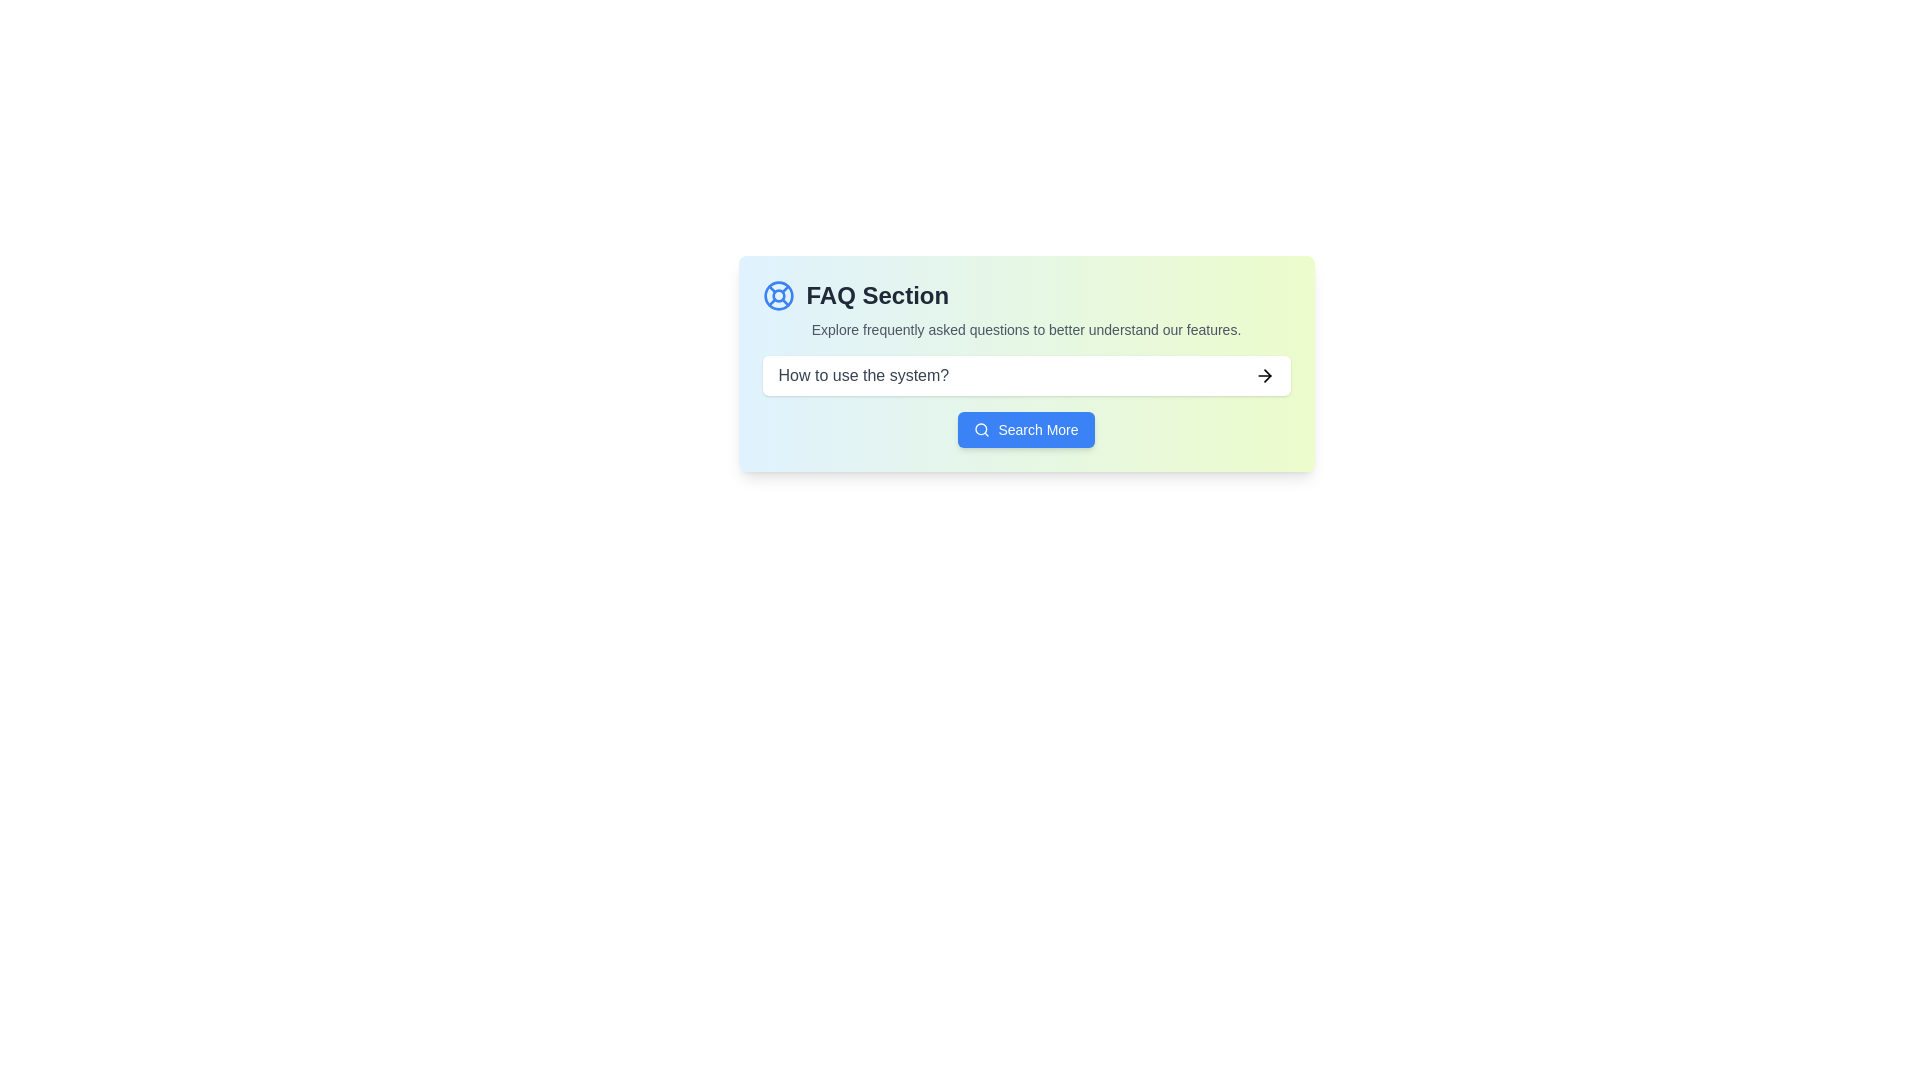 The height and width of the screenshot is (1080, 1920). What do you see at coordinates (981, 428) in the screenshot?
I see `the circular icon within the magnifying glass graphic located in the bottom-right corner of the FAQ card` at bounding box center [981, 428].